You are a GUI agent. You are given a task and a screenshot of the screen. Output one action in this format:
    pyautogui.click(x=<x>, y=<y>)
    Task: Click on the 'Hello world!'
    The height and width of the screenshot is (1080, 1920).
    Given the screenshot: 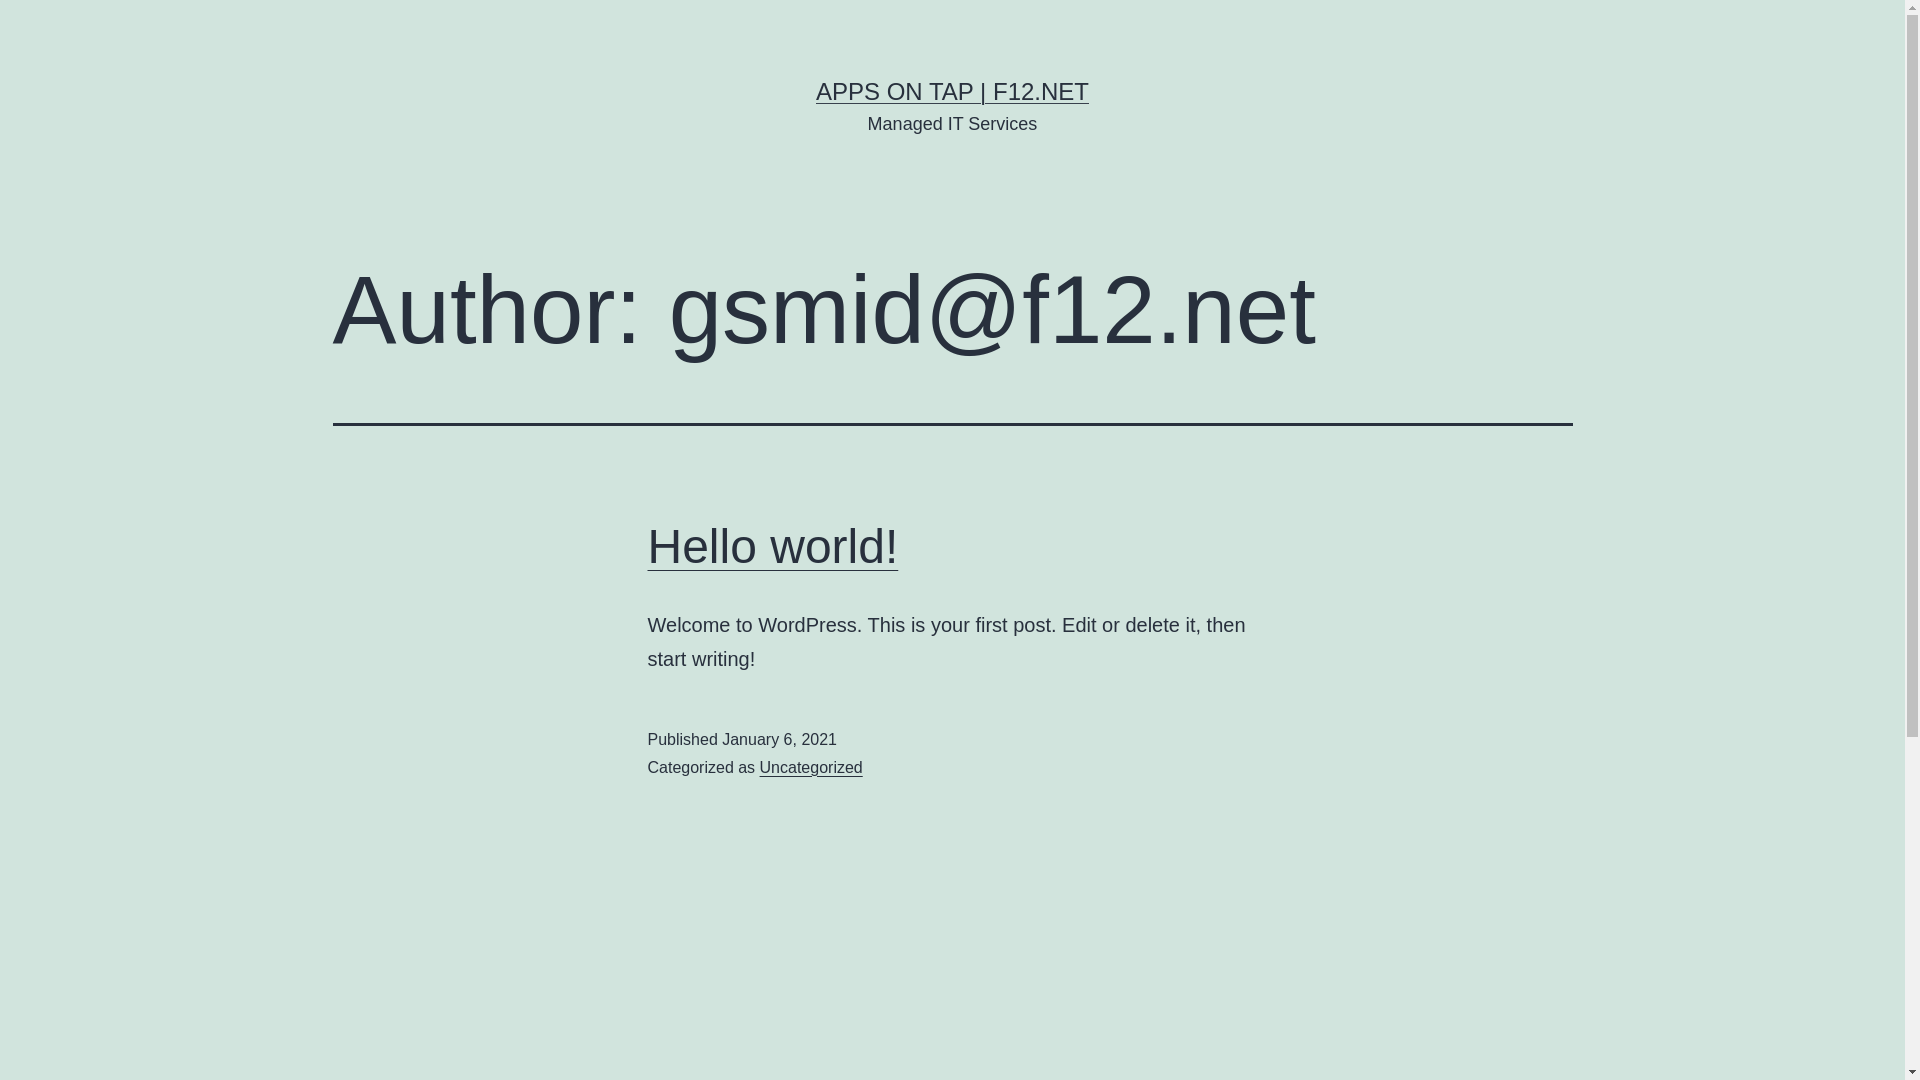 What is the action you would take?
    pyautogui.click(x=772, y=546)
    